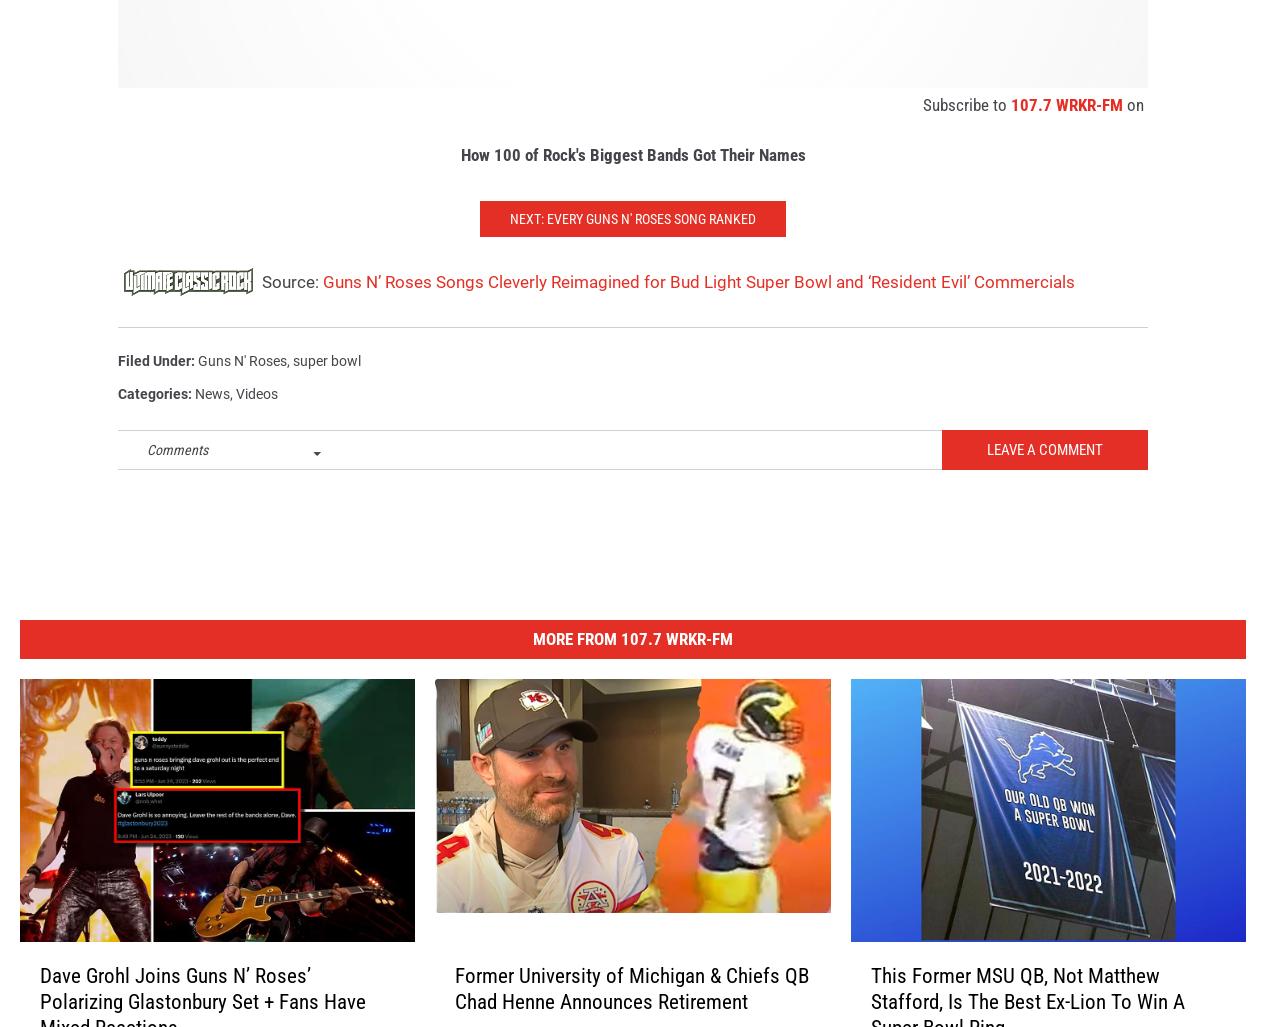 This screenshot has height=1027, width=1286. I want to click on 'Guns N’ Roses Songs Cleverly Reimagined for Bud Light Super Bowl and ‘Resident Evil’ Commercials', so click(698, 302).